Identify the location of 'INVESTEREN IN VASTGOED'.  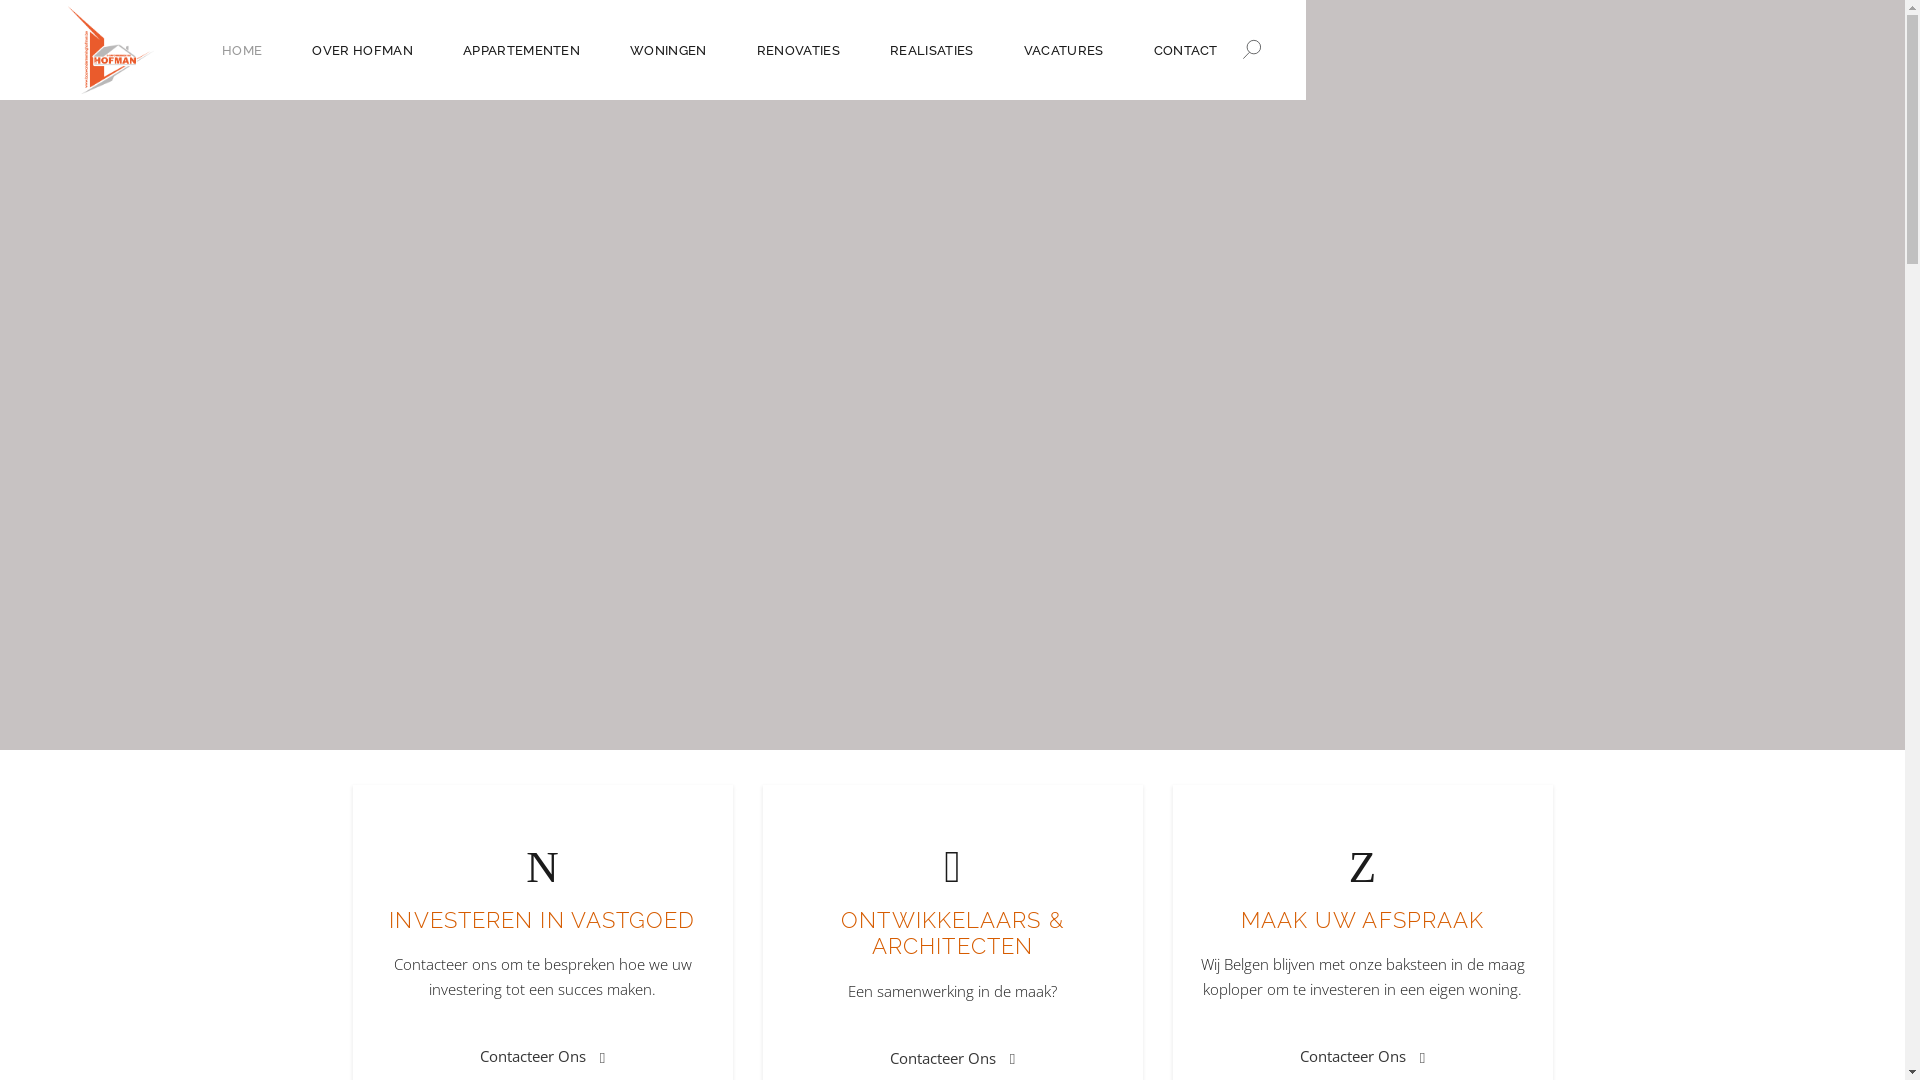
(542, 920).